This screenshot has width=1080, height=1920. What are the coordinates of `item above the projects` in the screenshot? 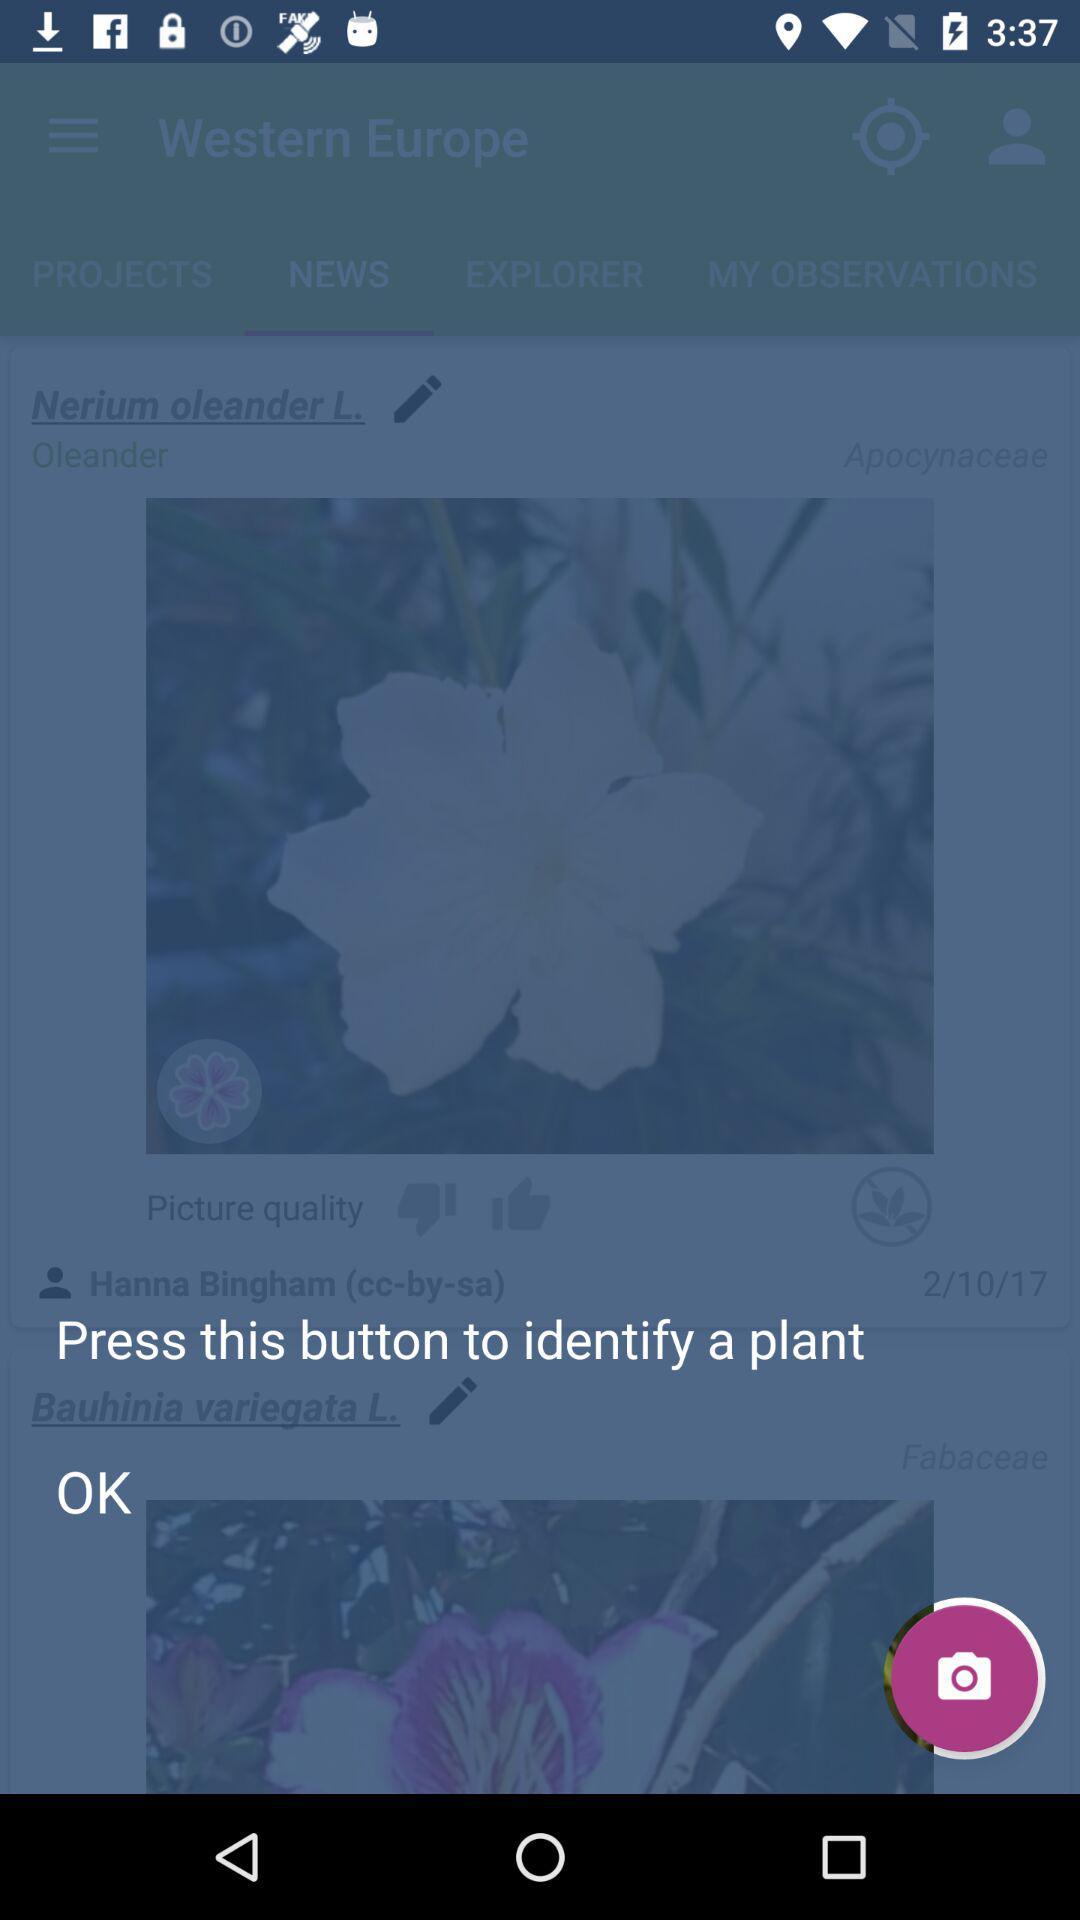 It's located at (72, 135).